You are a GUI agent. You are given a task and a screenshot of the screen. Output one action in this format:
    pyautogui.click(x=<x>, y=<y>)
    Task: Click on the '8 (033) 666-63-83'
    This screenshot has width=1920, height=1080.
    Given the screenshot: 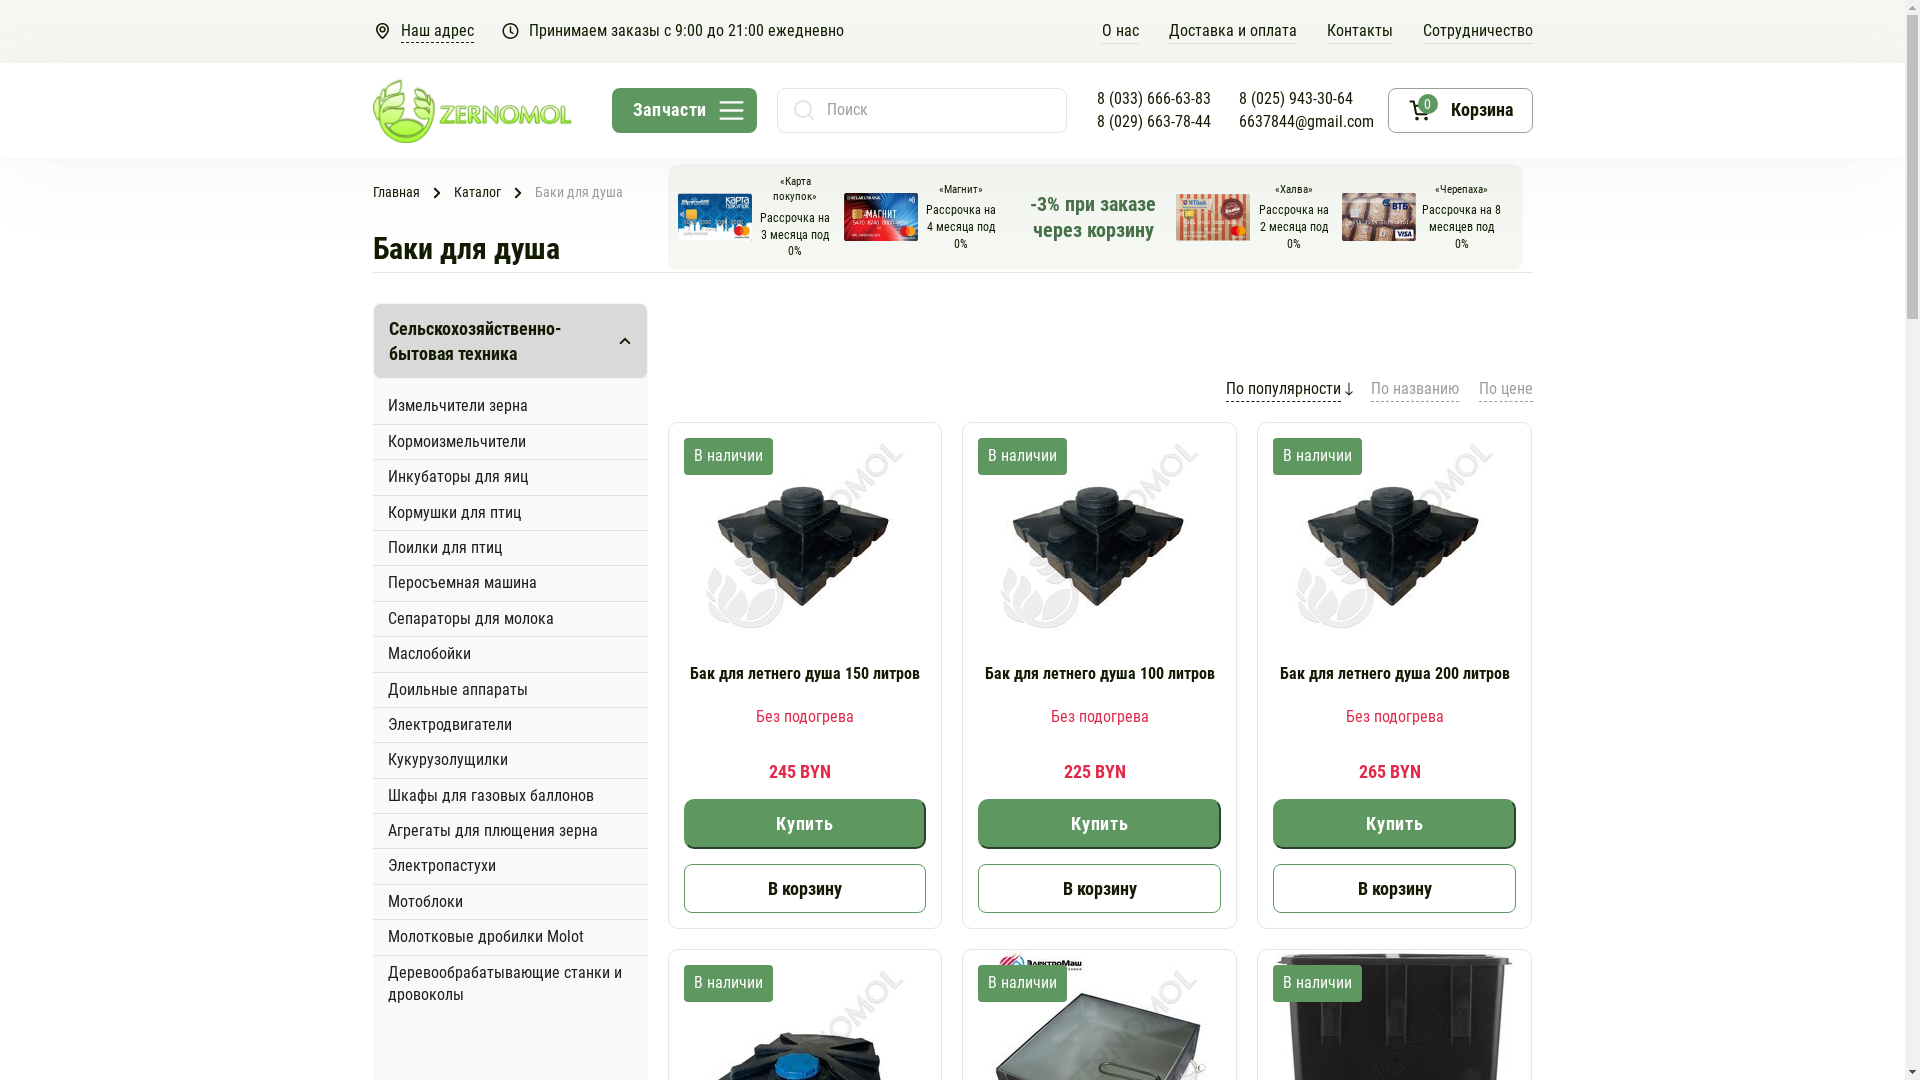 What is the action you would take?
    pyautogui.click(x=1152, y=99)
    